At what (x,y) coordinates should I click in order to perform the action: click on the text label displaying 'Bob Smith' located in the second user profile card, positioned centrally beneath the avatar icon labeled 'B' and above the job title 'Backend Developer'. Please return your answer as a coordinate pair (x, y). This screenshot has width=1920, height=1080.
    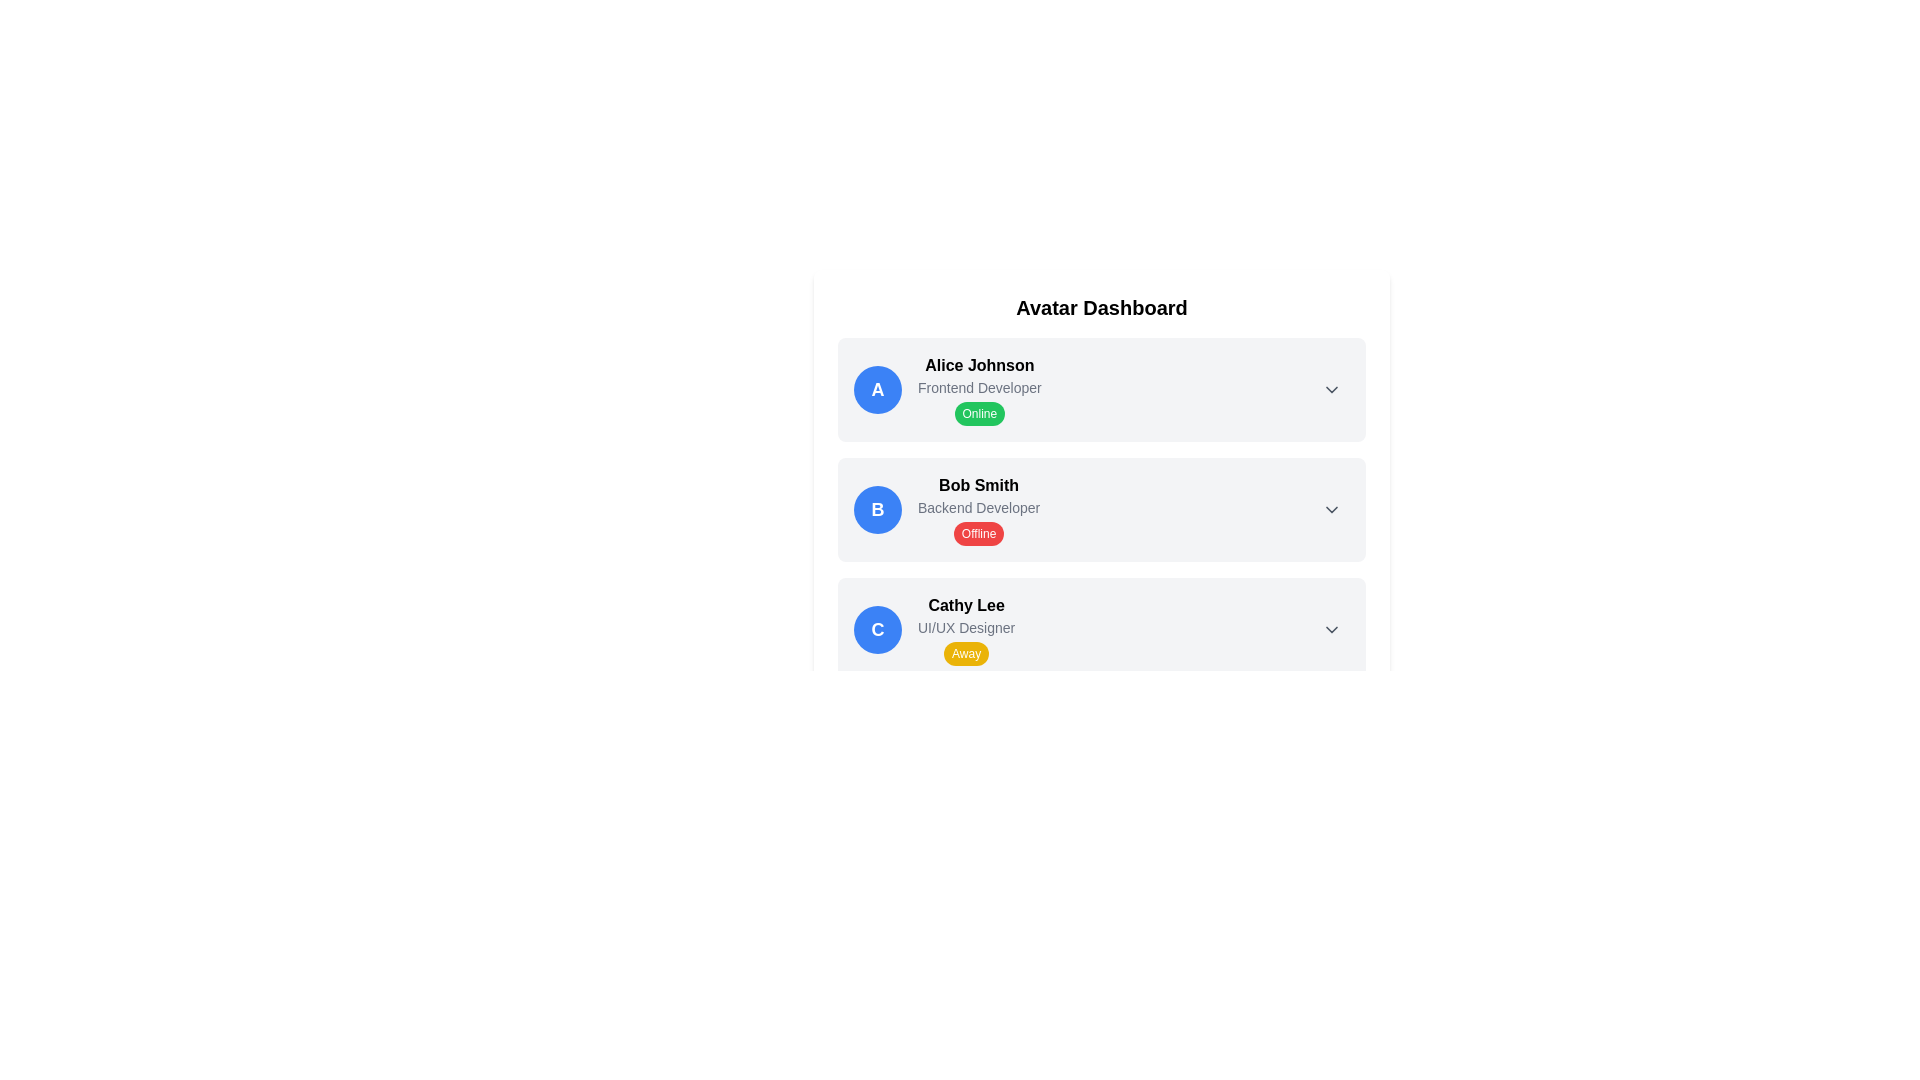
    Looking at the image, I should click on (979, 486).